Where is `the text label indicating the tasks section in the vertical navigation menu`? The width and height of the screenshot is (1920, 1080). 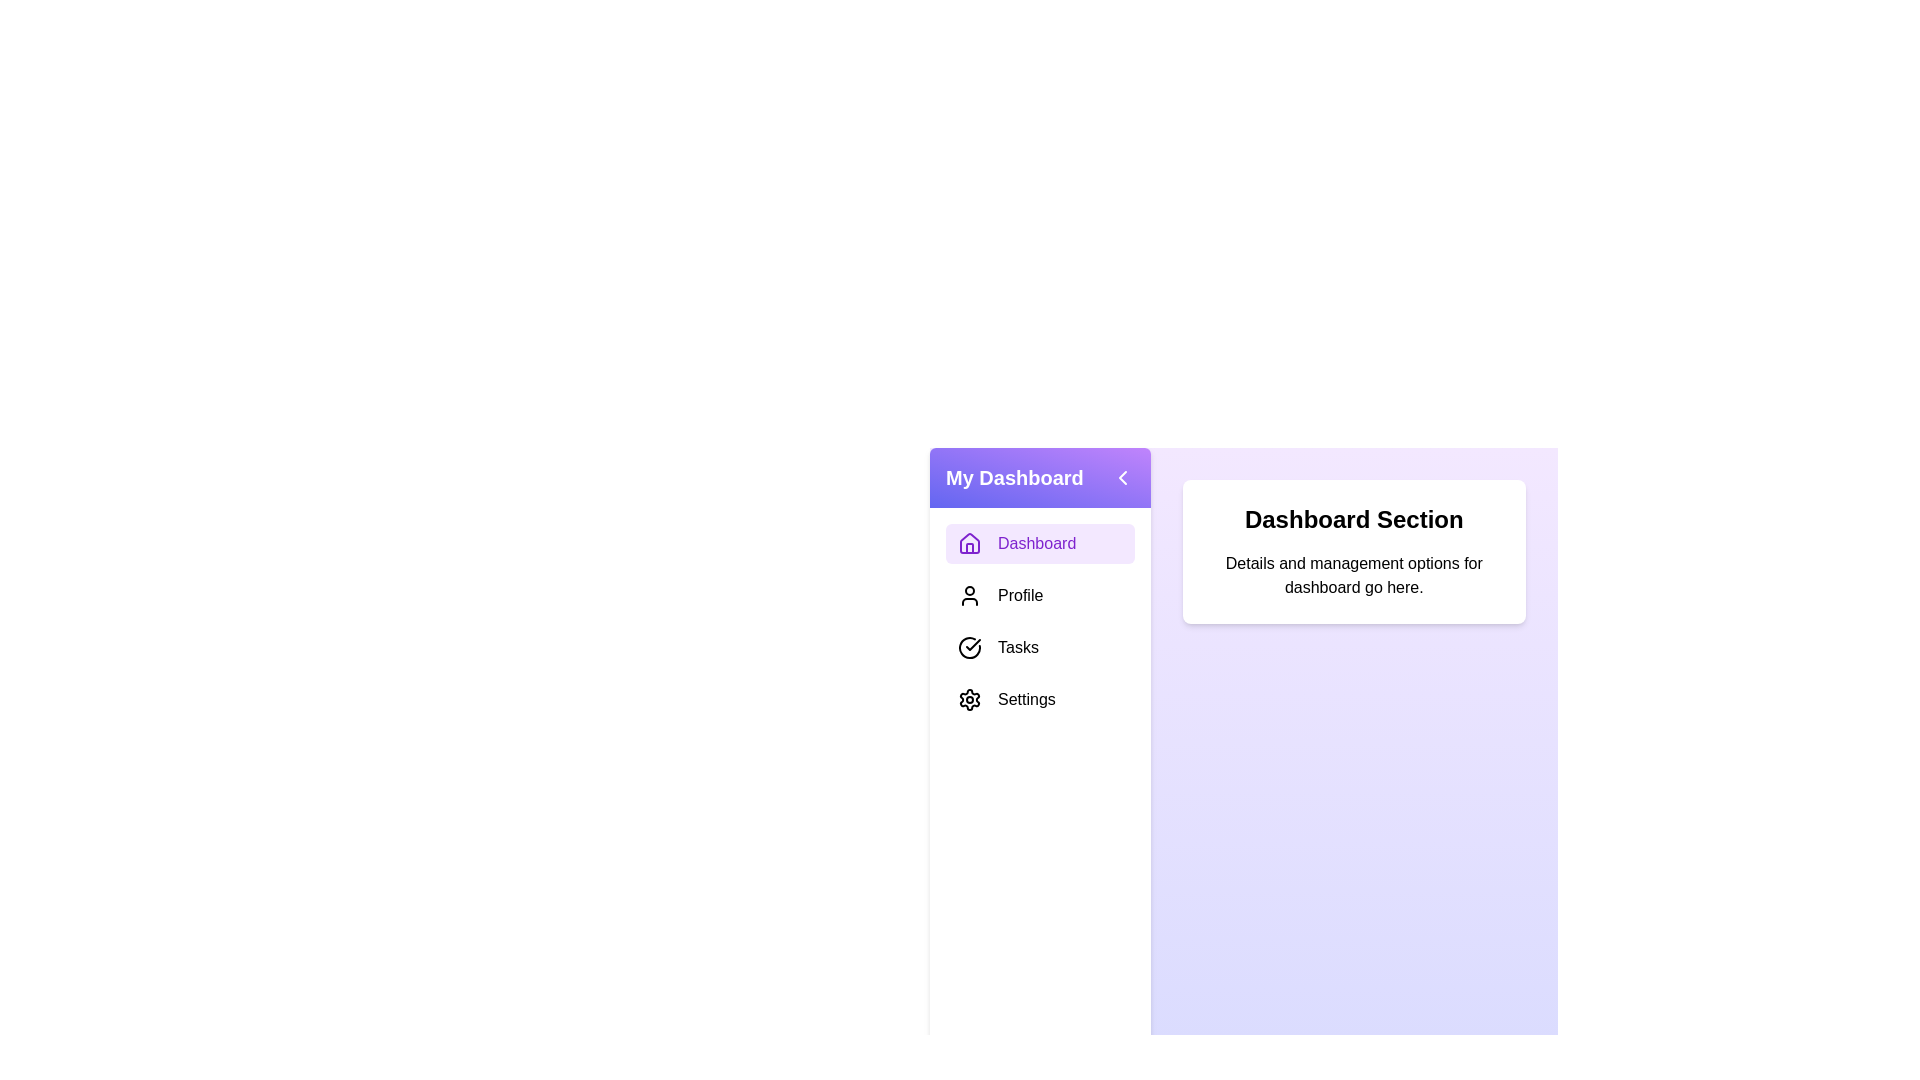
the text label indicating the tasks section in the vertical navigation menu is located at coordinates (1018, 648).